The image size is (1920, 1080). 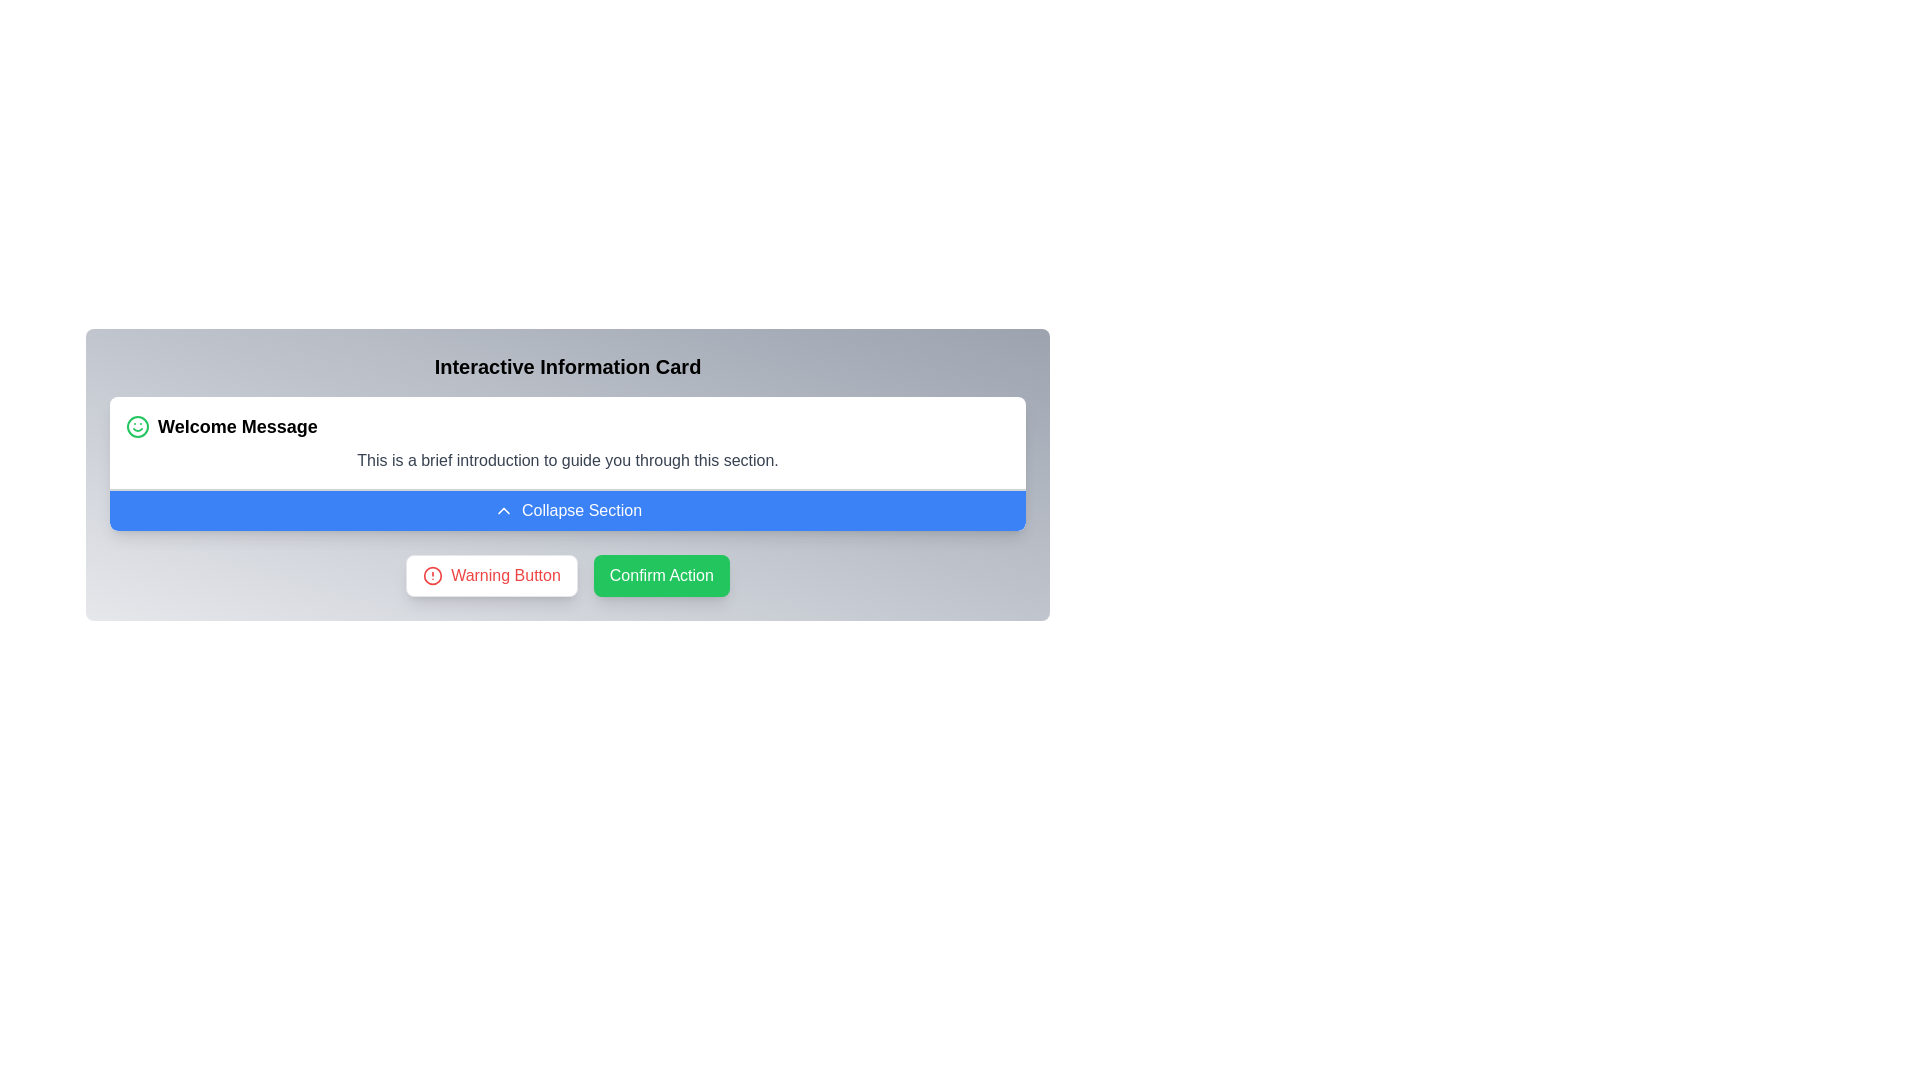 I want to click on the button located at the bottom of the section, just below the thin gray line separator, so click(x=566, y=509).